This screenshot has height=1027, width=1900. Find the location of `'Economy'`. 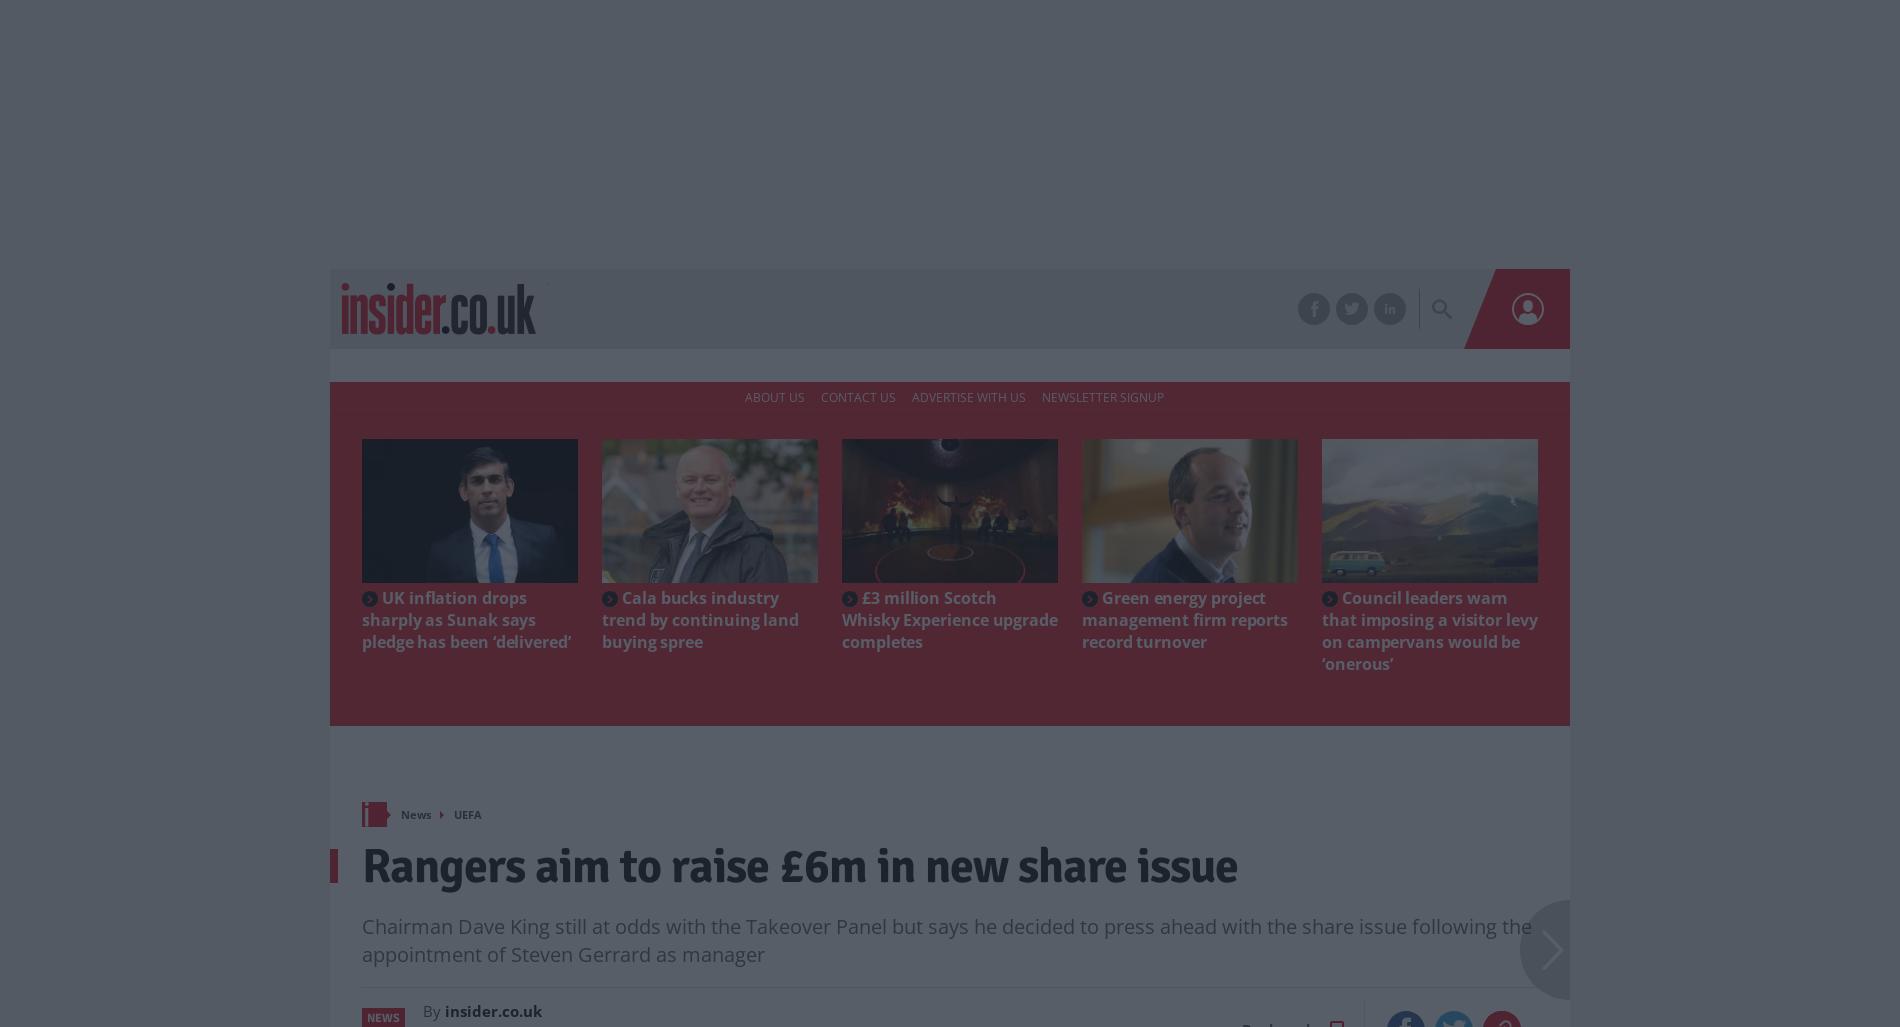

'Economy' is located at coordinates (606, 309).